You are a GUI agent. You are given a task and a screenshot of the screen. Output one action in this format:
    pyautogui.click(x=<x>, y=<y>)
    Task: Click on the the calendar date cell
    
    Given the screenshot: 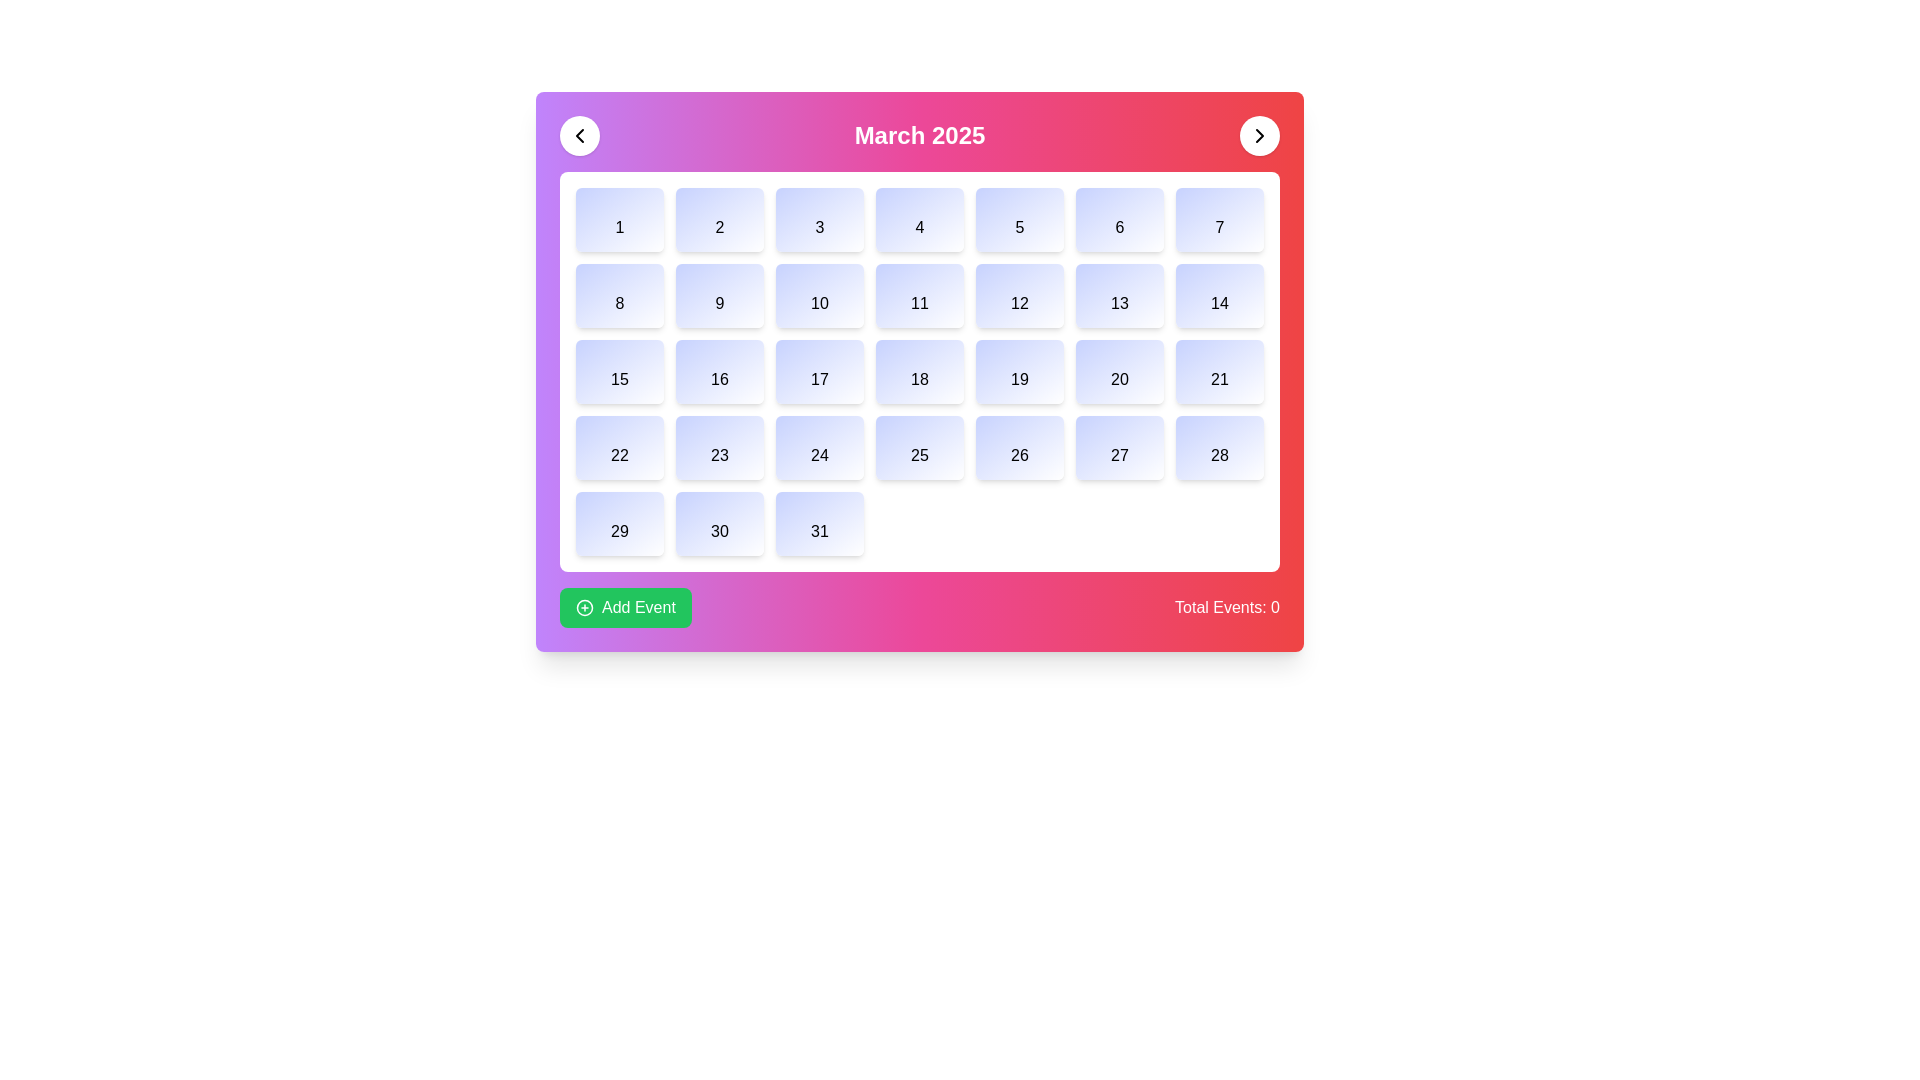 What is the action you would take?
    pyautogui.click(x=820, y=446)
    